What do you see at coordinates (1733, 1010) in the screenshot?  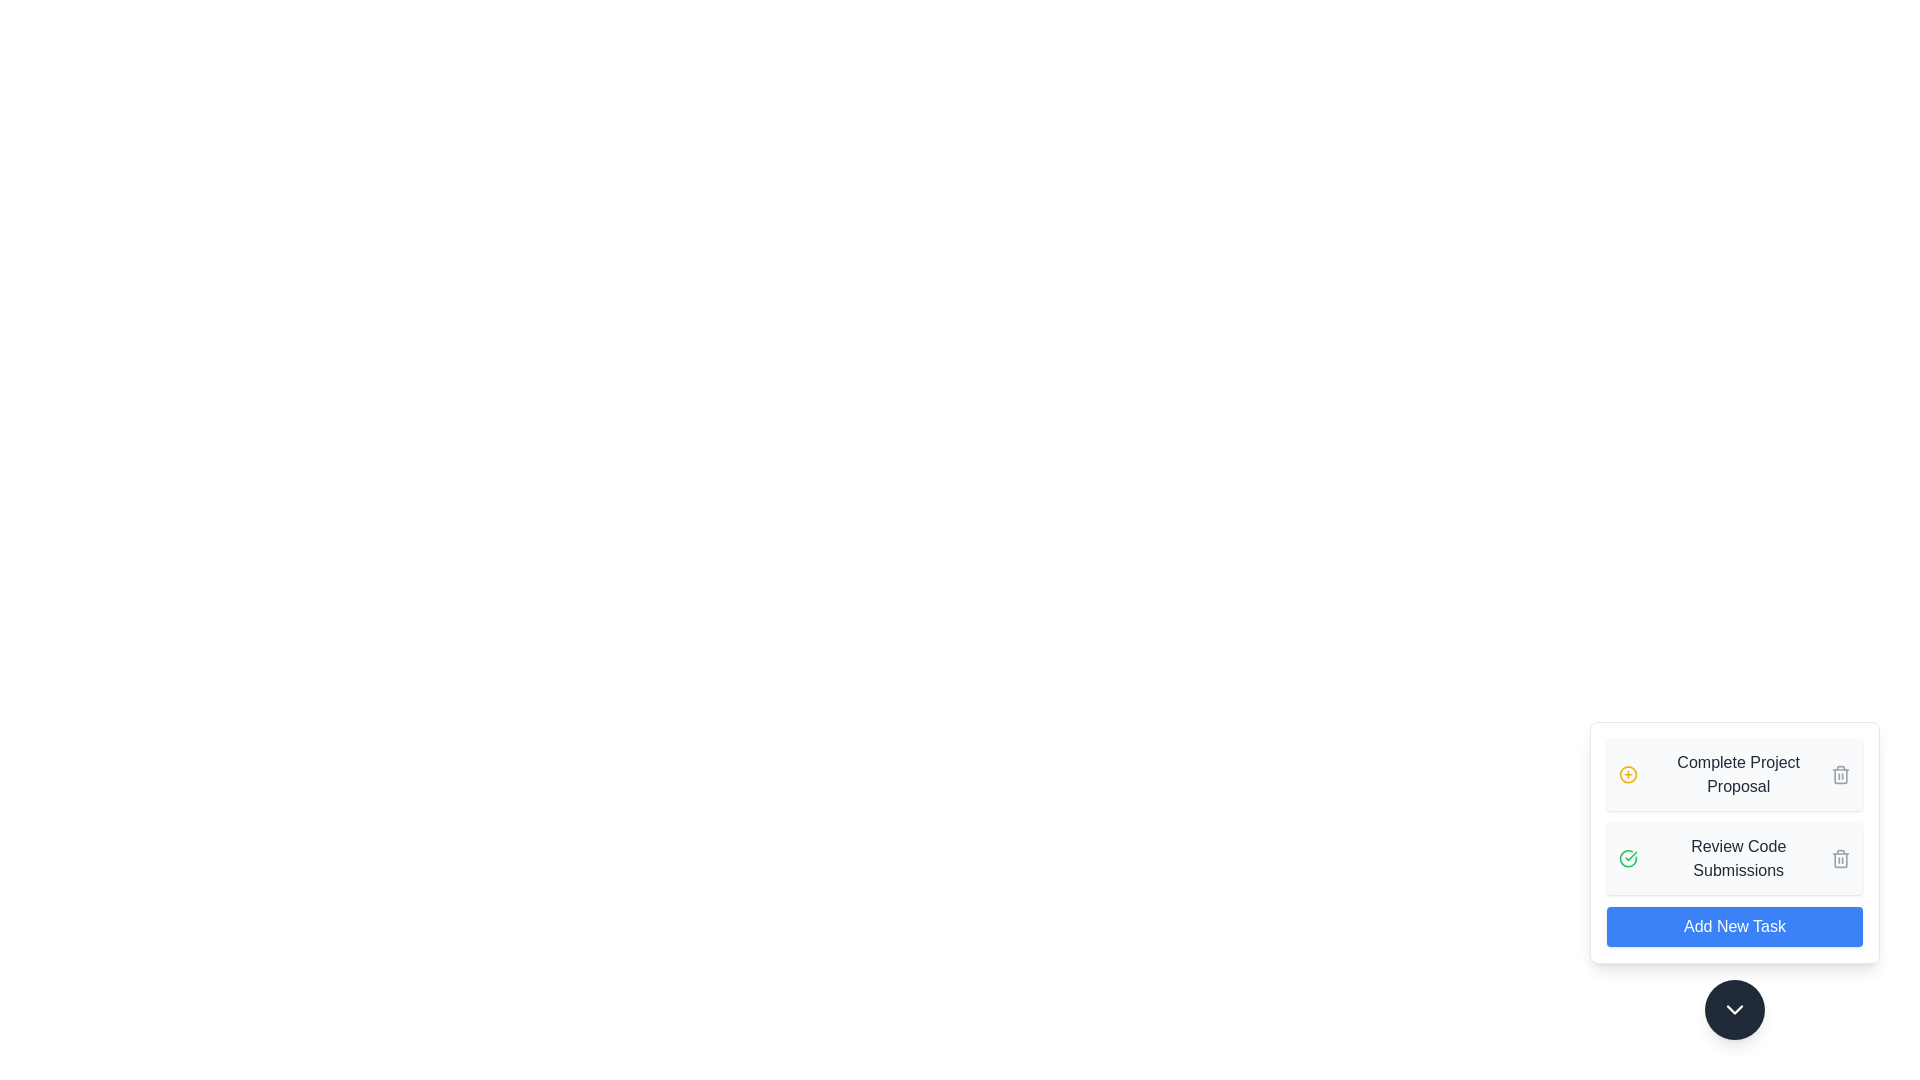 I see `toggle button at the bottom of the component to toggle the visibility of the task panel` at bounding box center [1733, 1010].